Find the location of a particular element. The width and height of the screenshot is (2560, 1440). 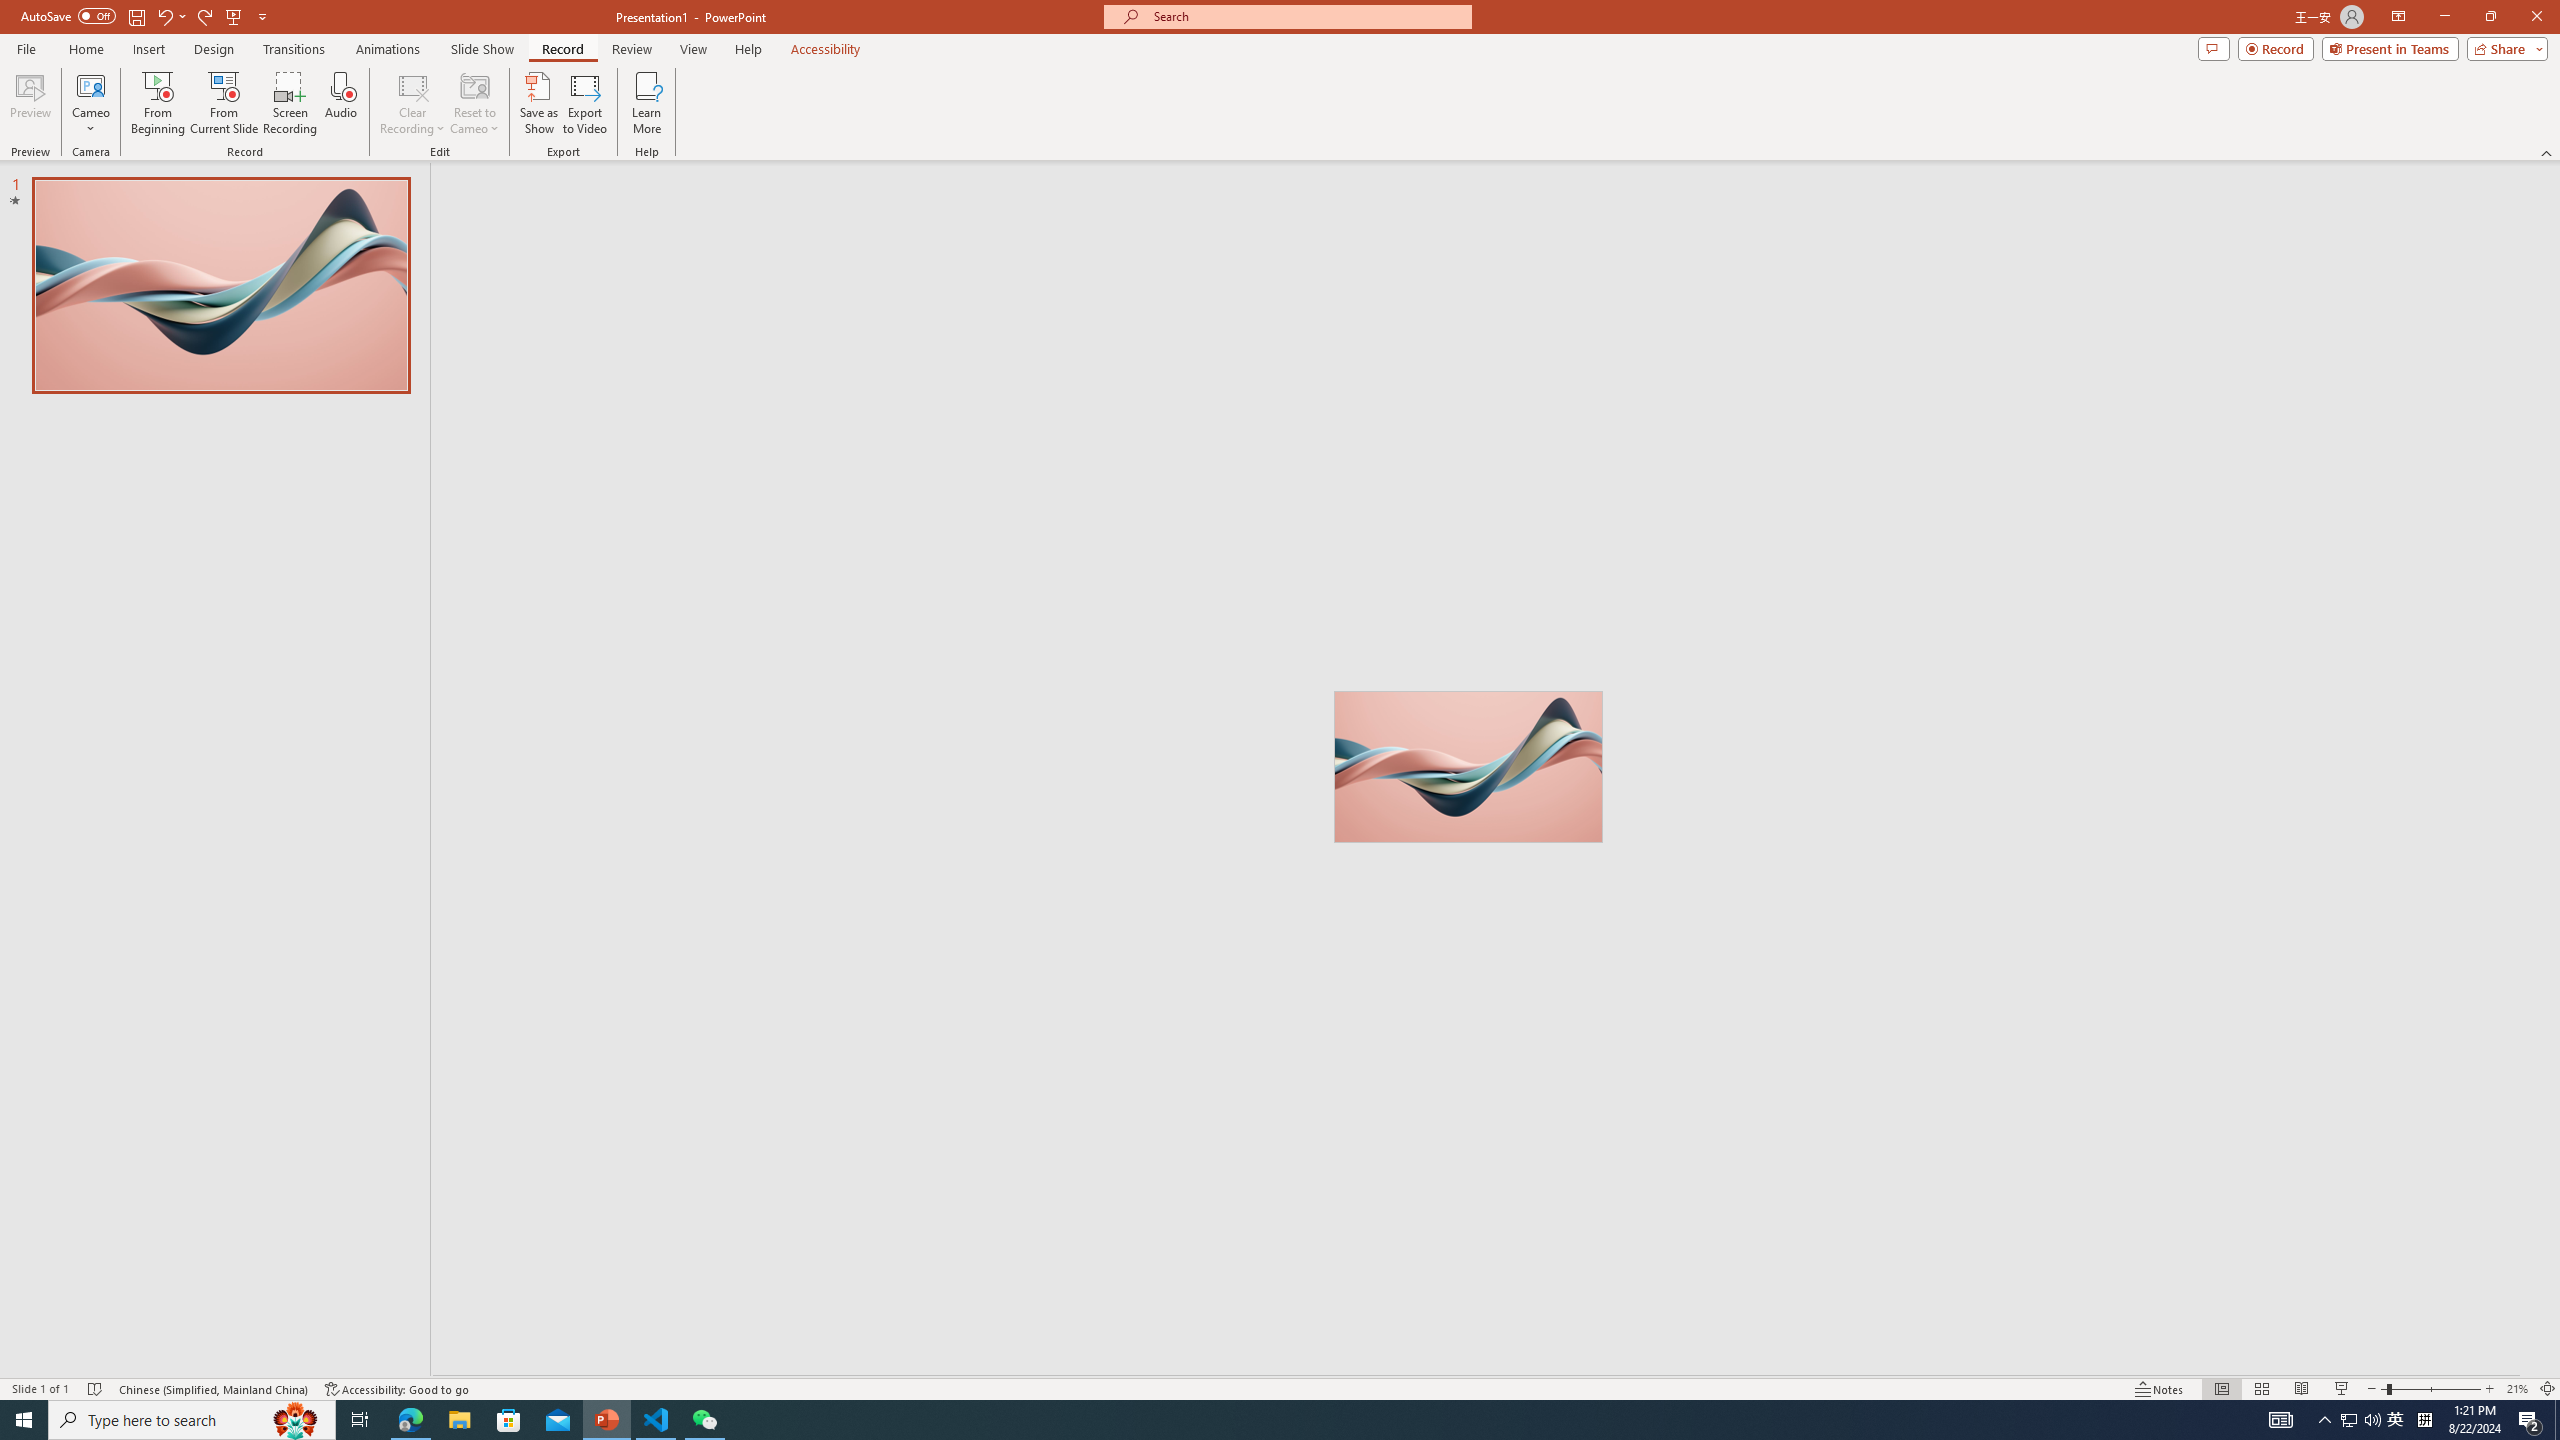

'From Current Slide...' is located at coordinates (224, 103).